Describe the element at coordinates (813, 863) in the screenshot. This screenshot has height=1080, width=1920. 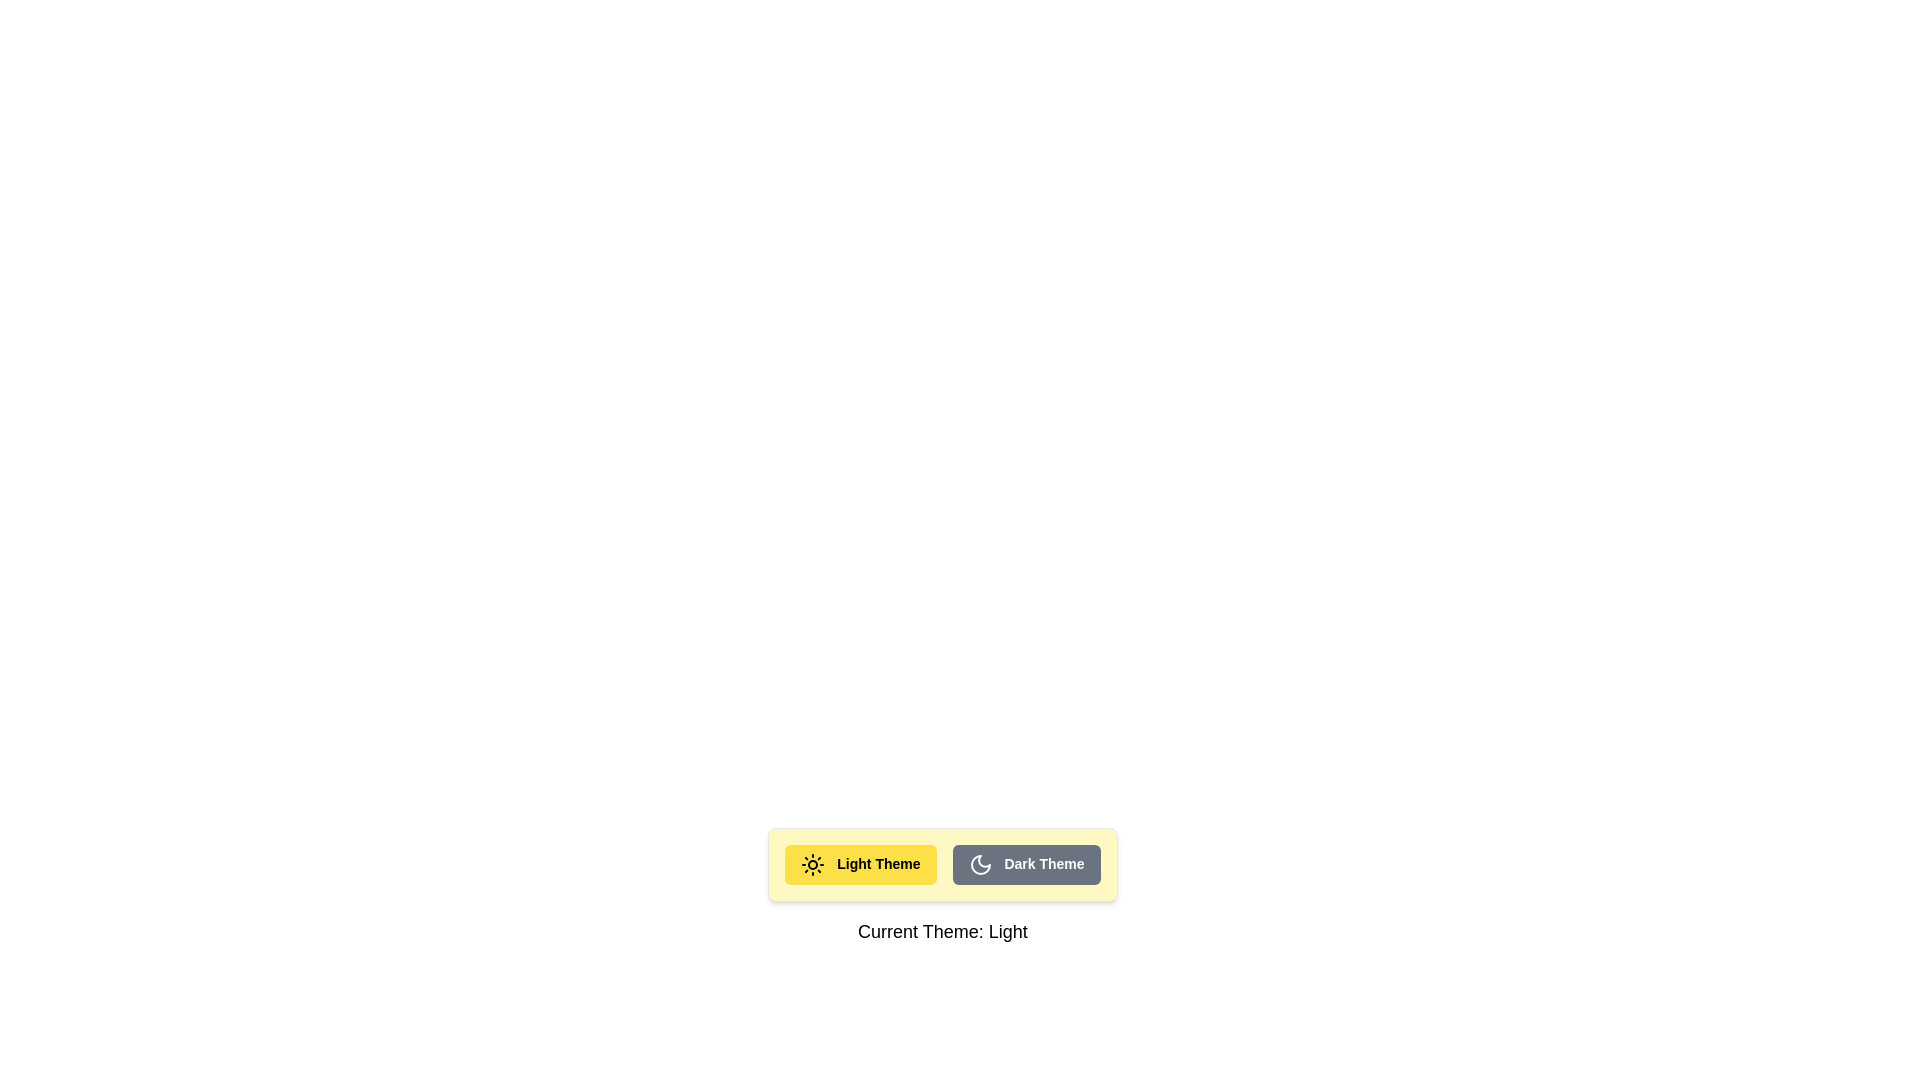
I see `the Decorative Icon that symbolizes the 'Light Theme' functionality, located on the left-hand side of the text within the yellow 'Light Theme' button` at that location.